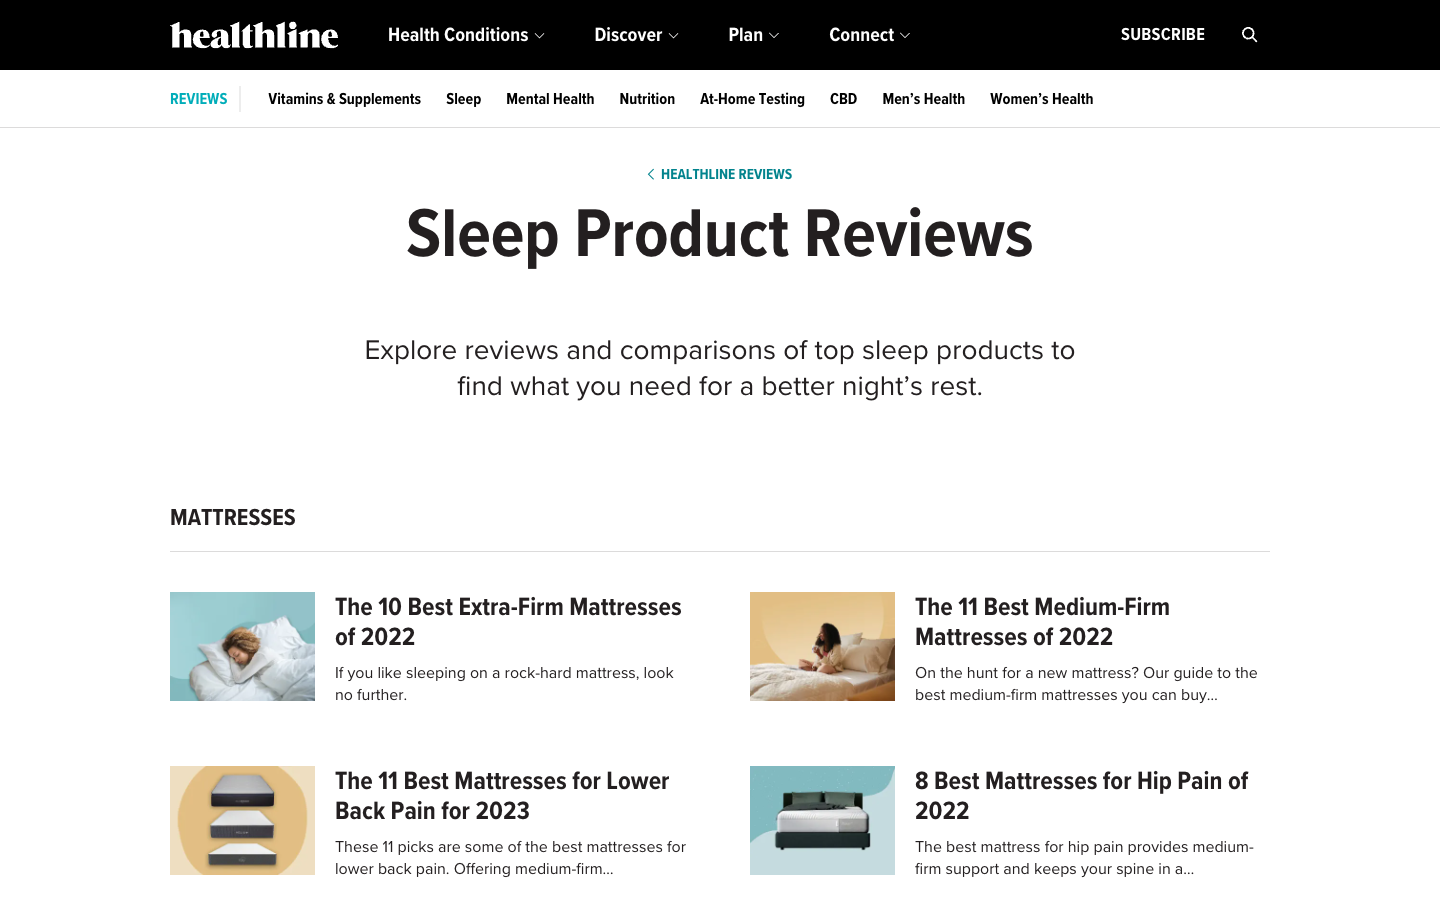 The height and width of the screenshot is (900, 1440). I want to click on Search for mattresses using the search bar, so click(1249, 34).